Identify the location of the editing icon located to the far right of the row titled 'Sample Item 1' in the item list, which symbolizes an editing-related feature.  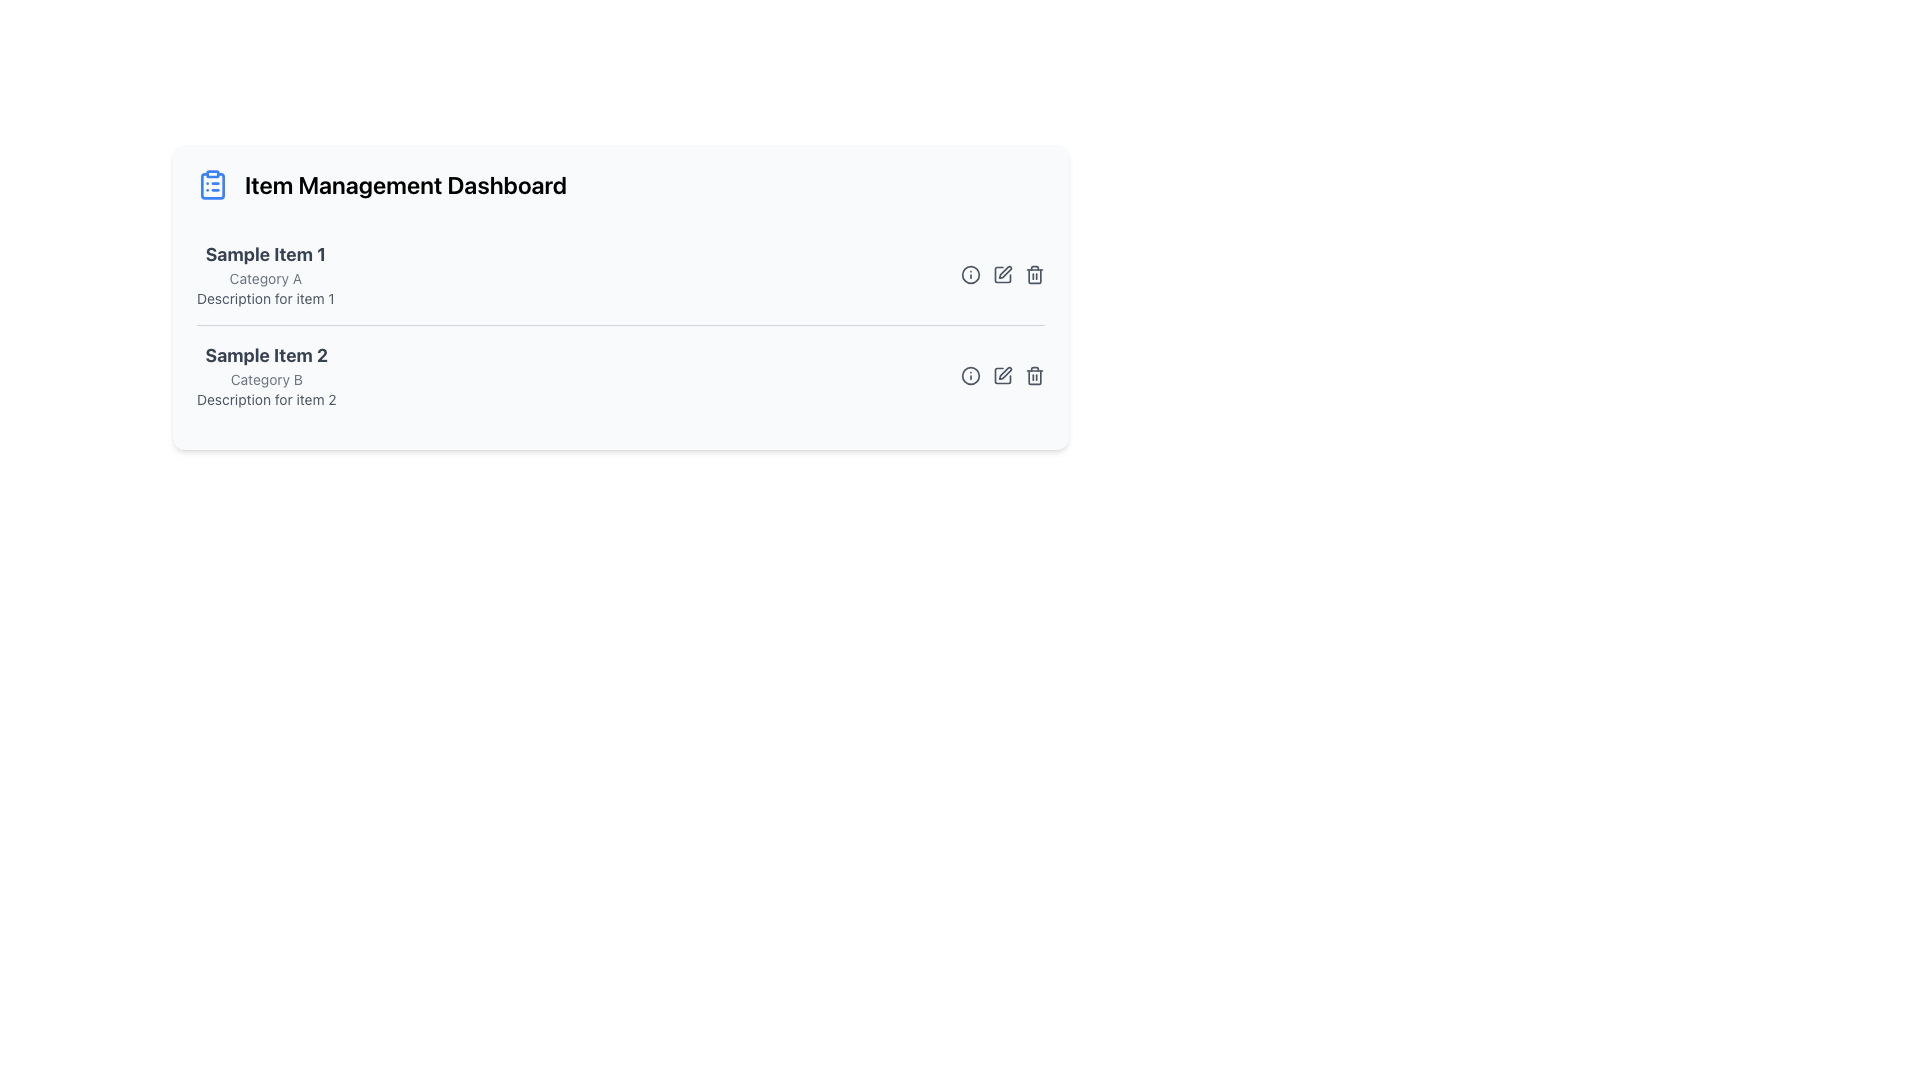
(1005, 272).